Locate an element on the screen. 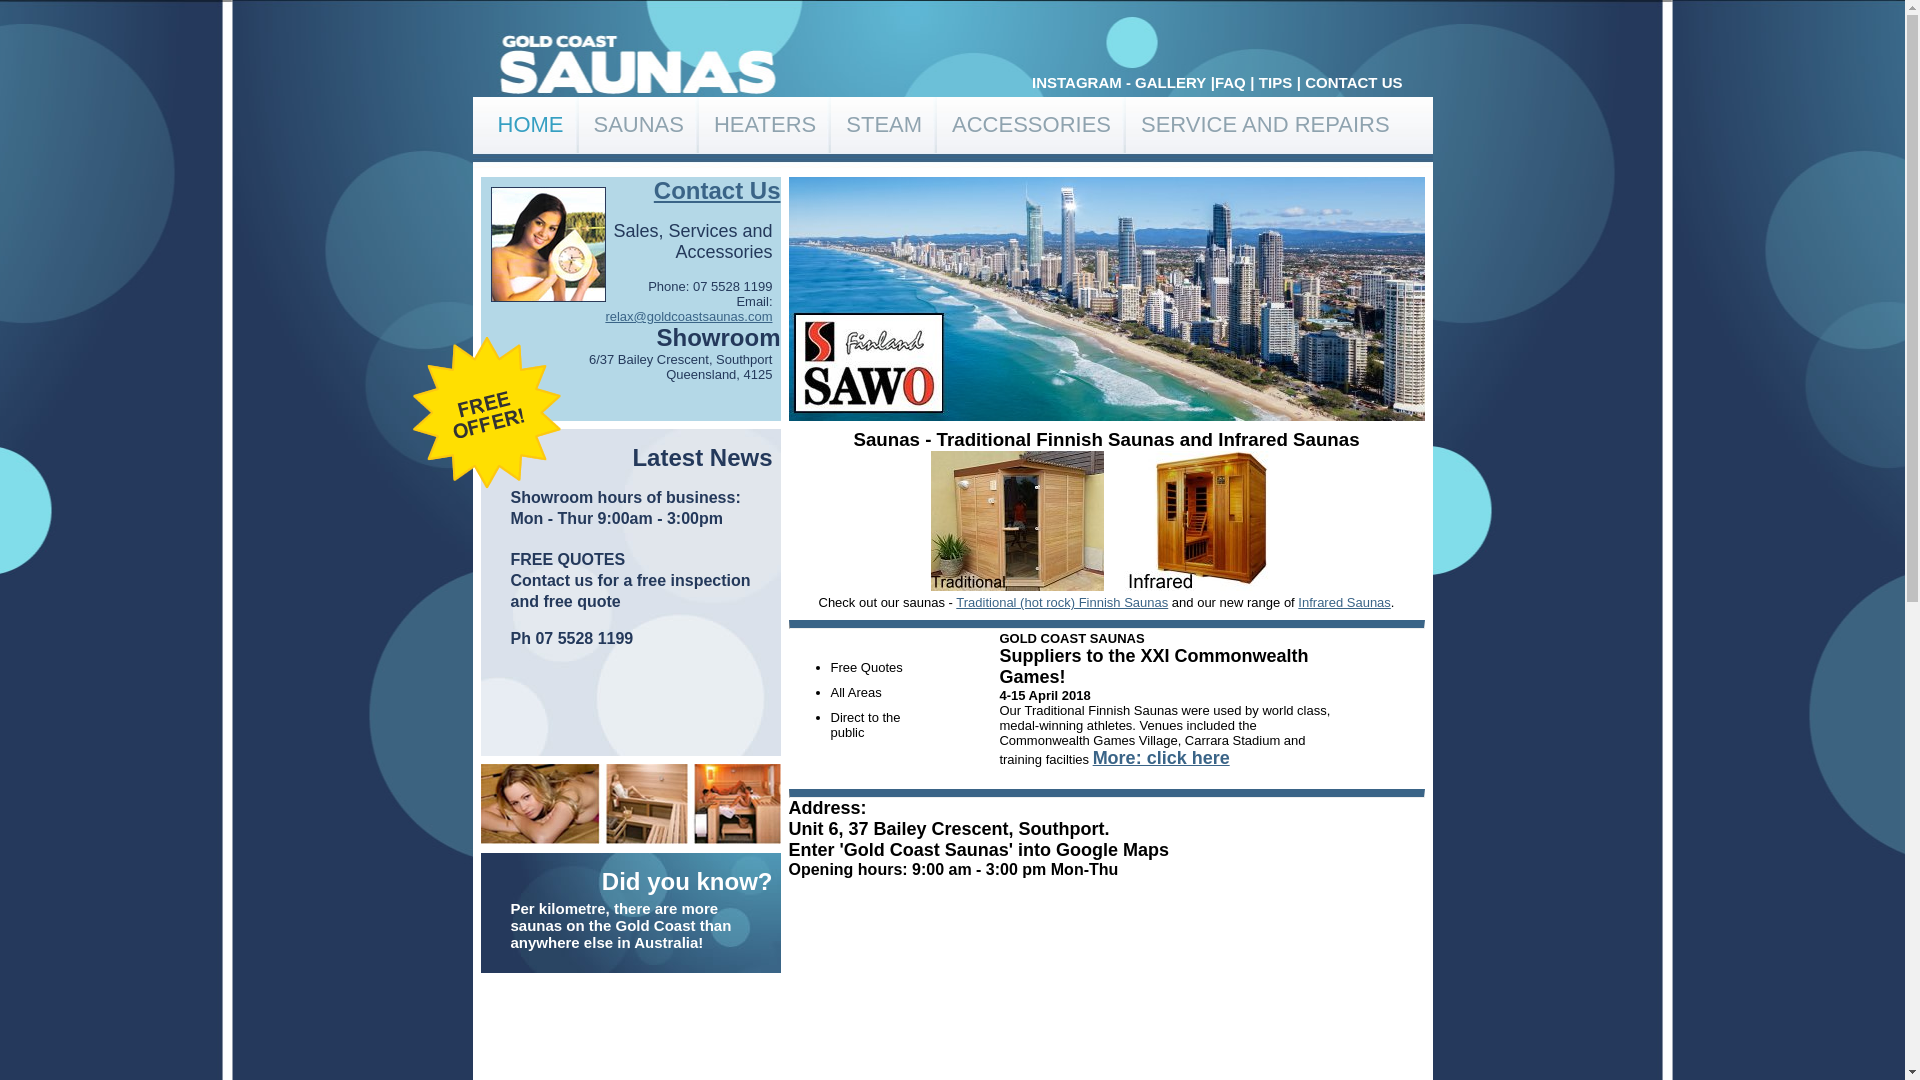  'relax@goldcoastsaunas.com' is located at coordinates (688, 315).